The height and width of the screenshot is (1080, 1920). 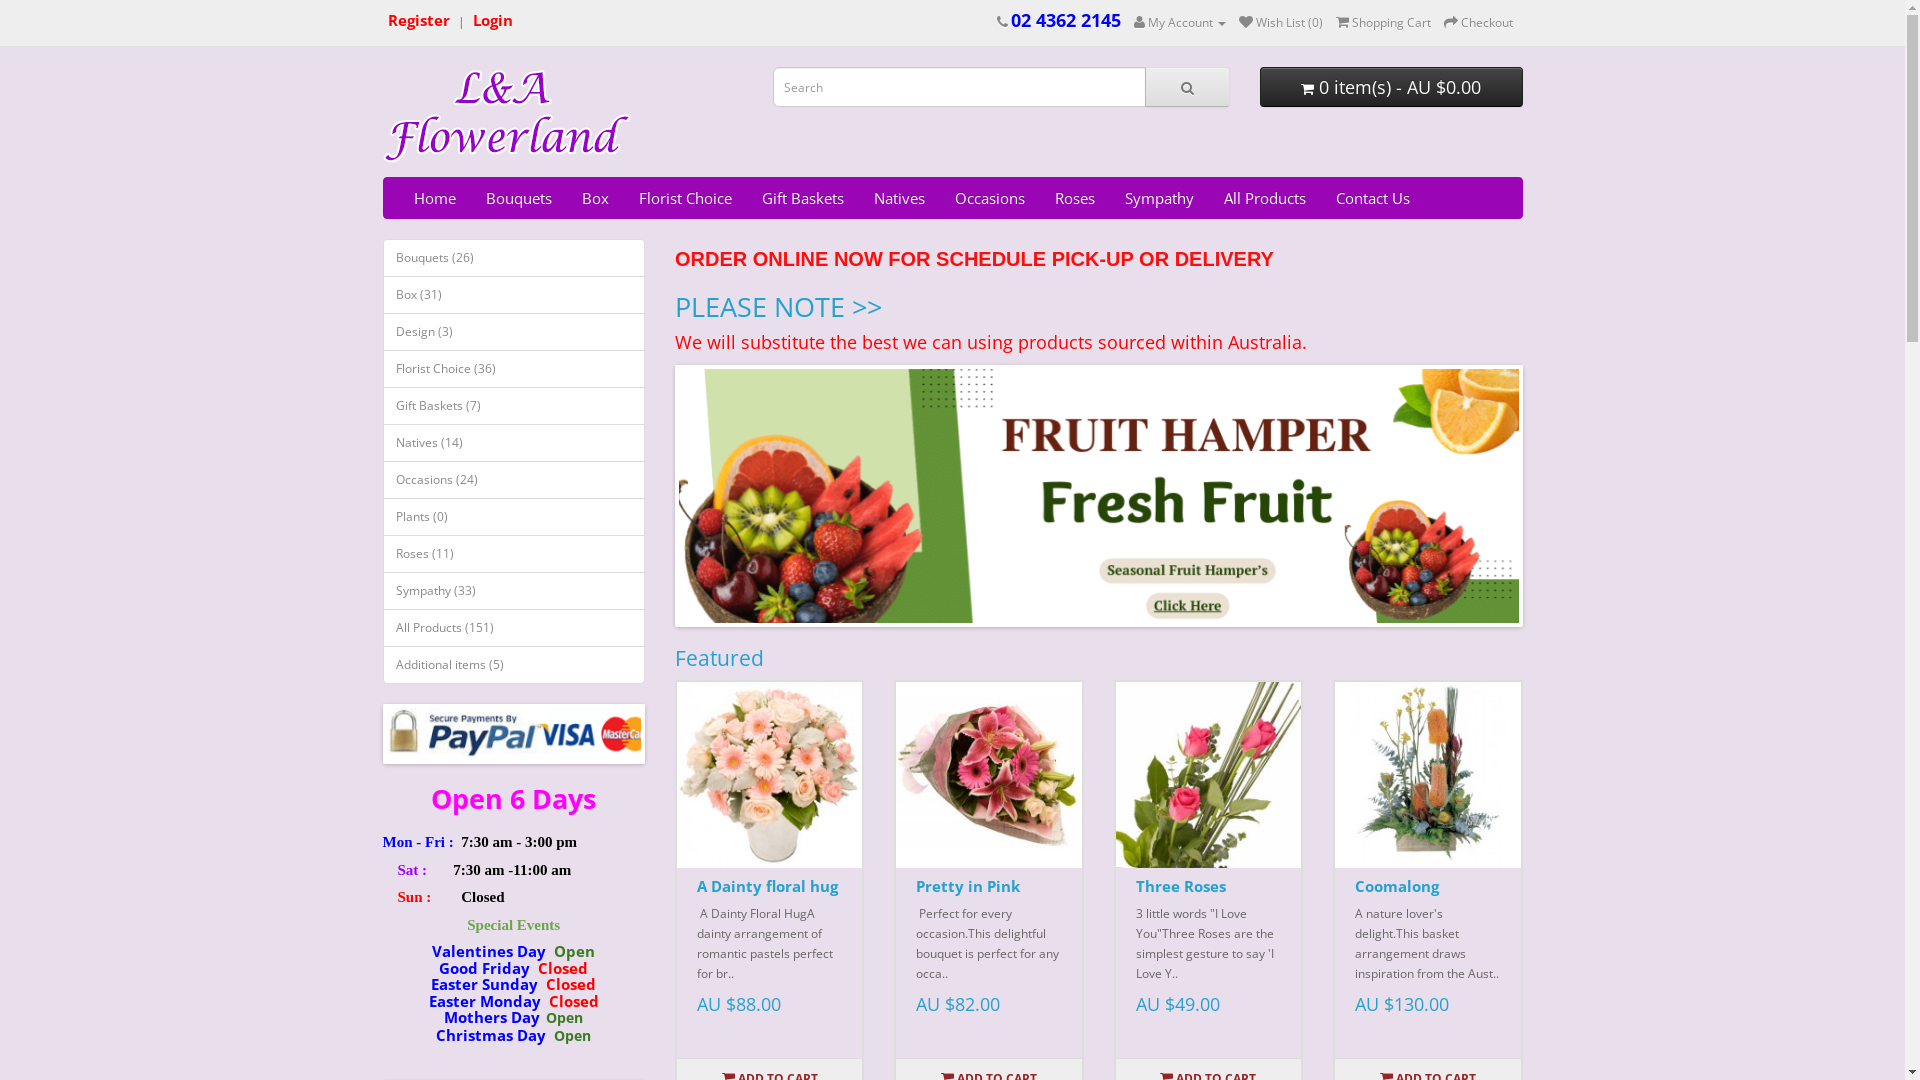 What do you see at coordinates (897, 197) in the screenshot?
I see `'Natives'` at bounding box center [897, 197].